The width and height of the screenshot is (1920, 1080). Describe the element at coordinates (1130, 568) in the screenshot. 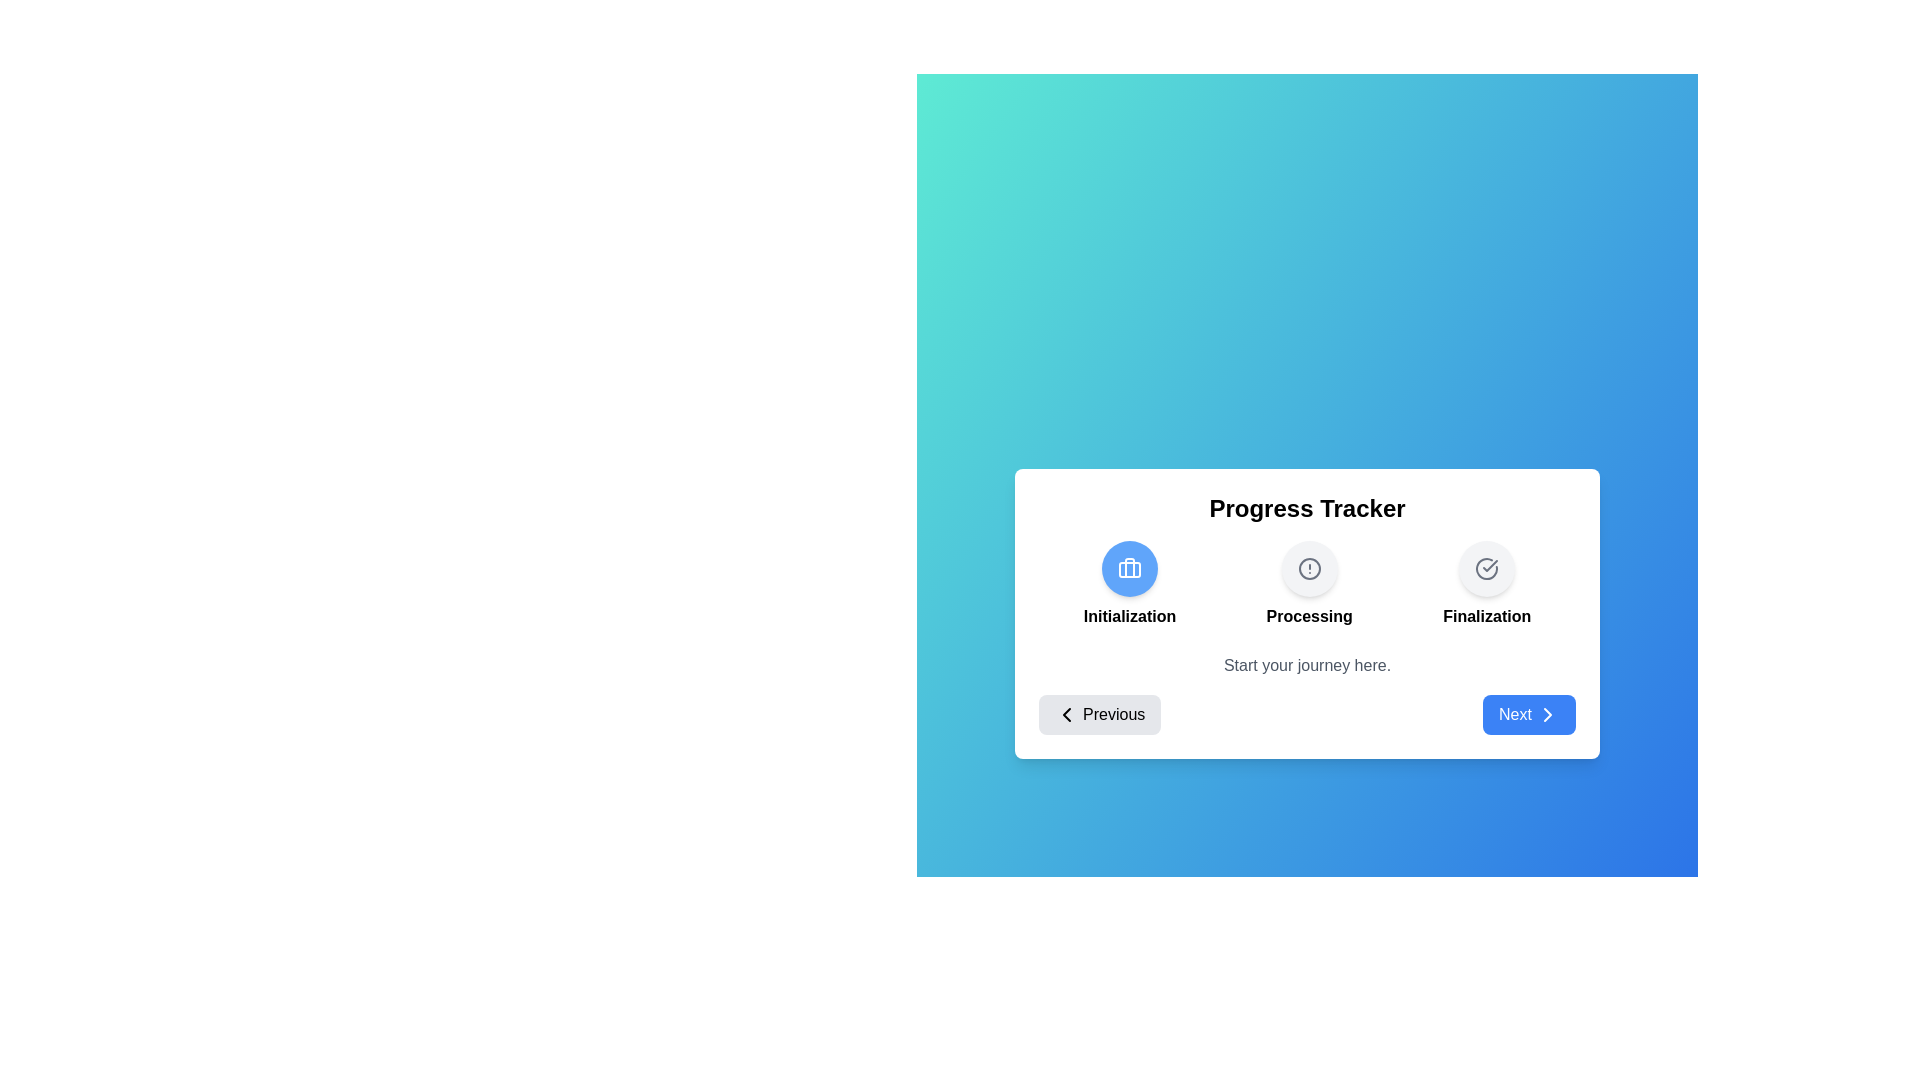

I see `the step Initialization to activate it` at that location.